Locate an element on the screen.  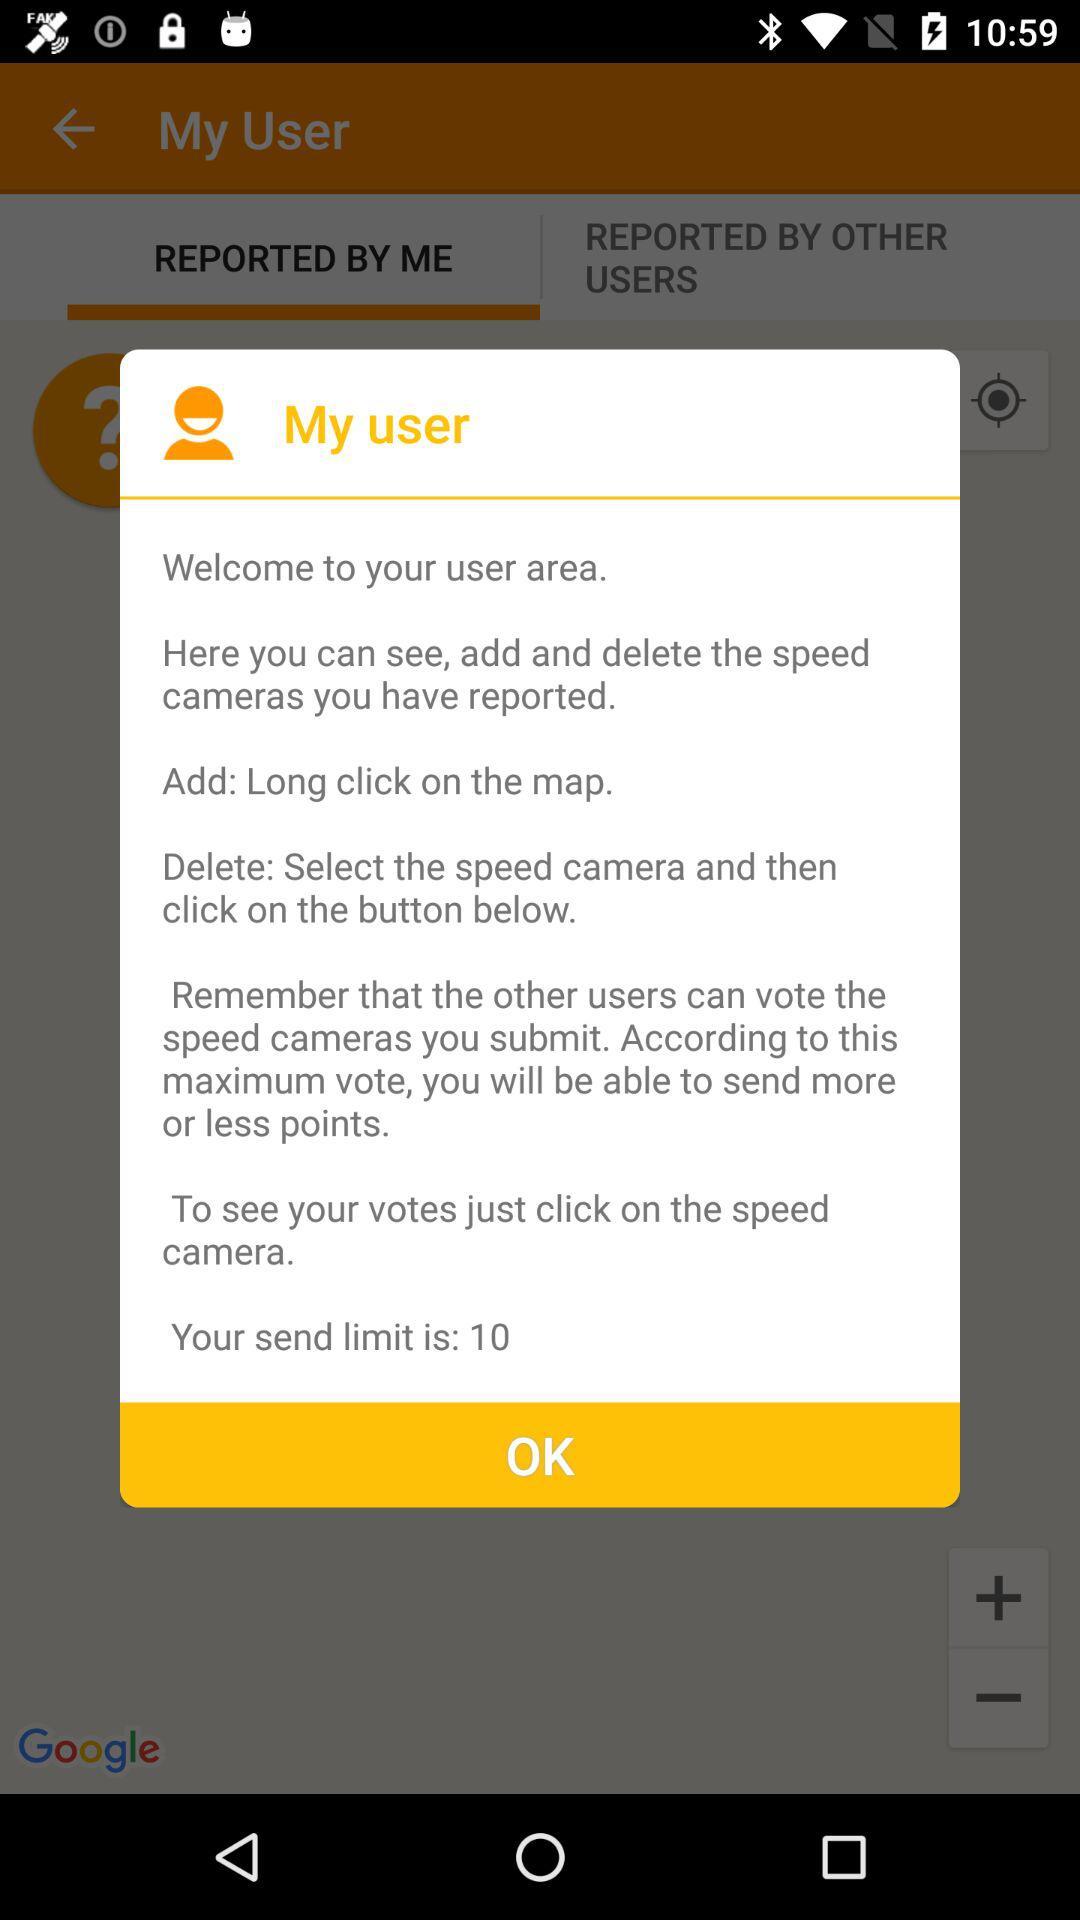
the ok at the bottom is located at coordinates (540, 1454).